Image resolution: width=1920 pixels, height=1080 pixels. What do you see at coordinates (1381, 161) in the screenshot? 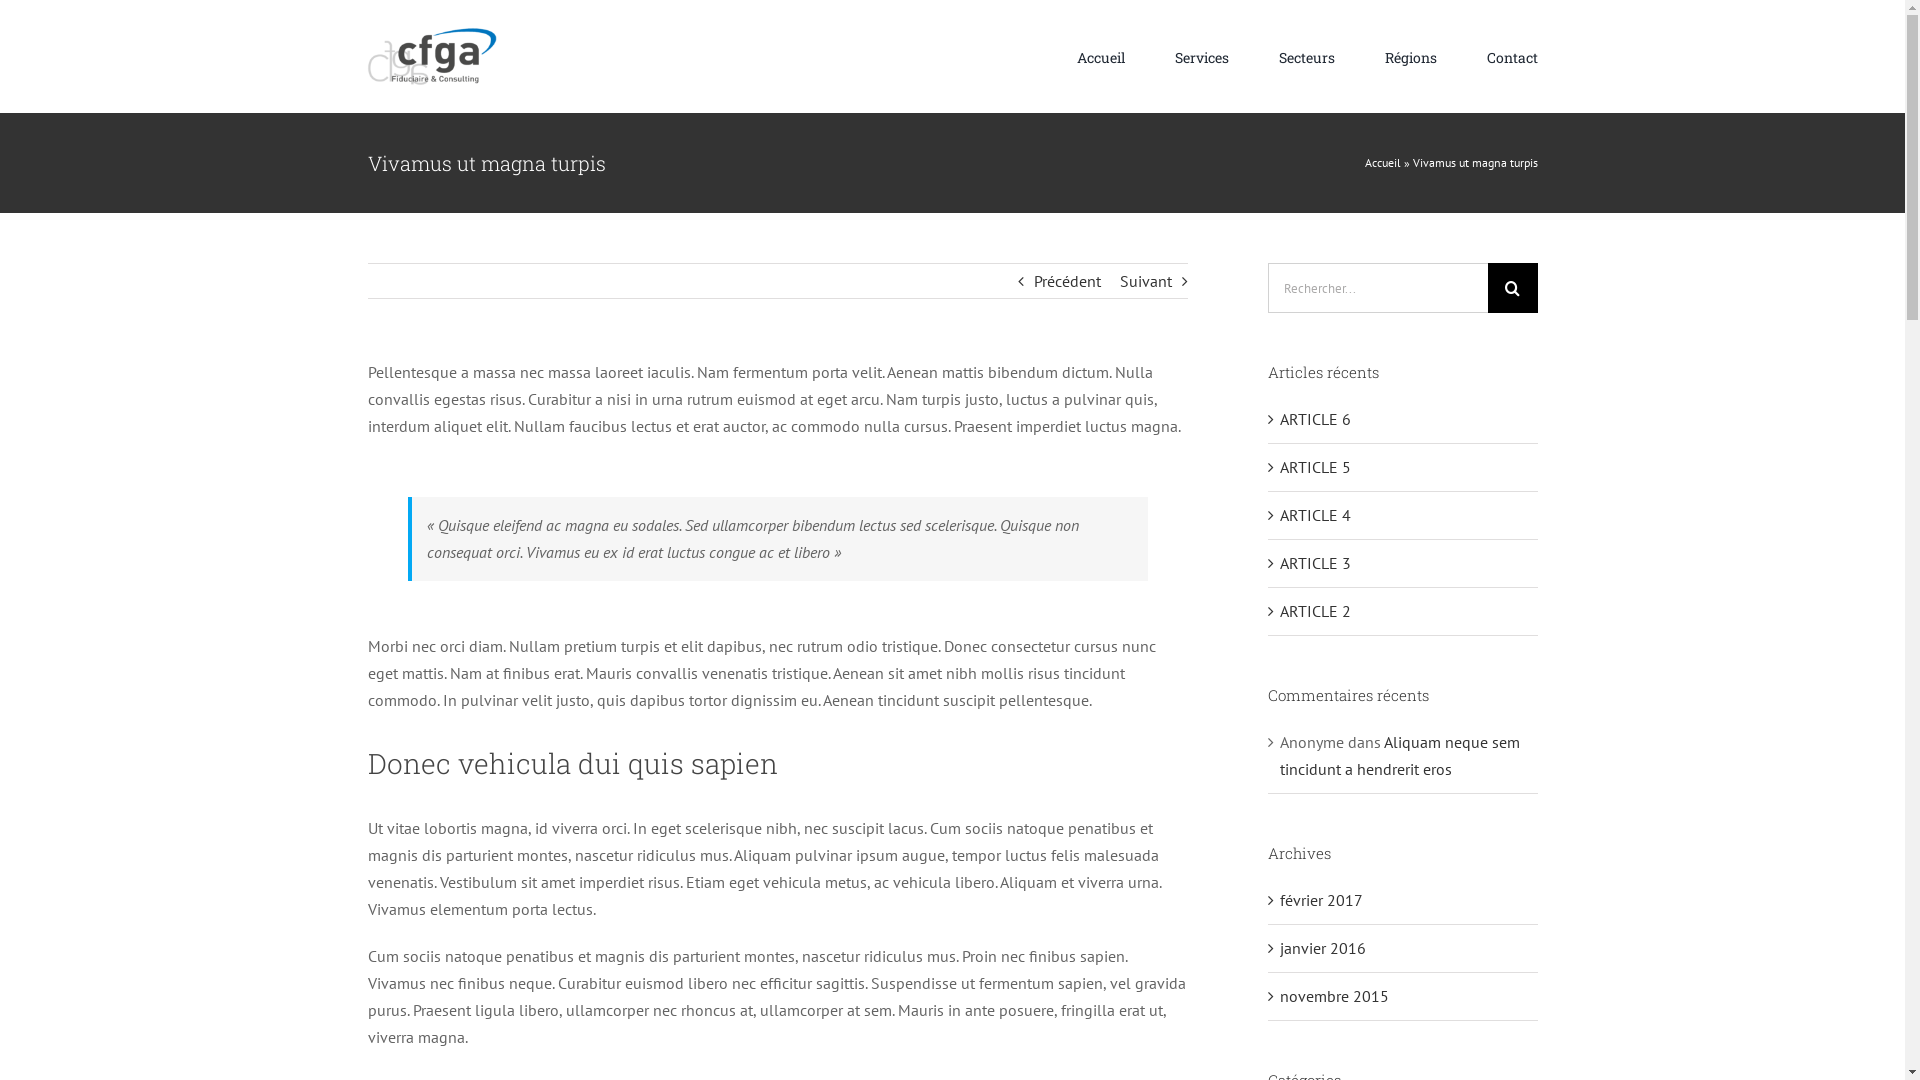
I see `'Accueil'` at bounding box center [1381, 161].